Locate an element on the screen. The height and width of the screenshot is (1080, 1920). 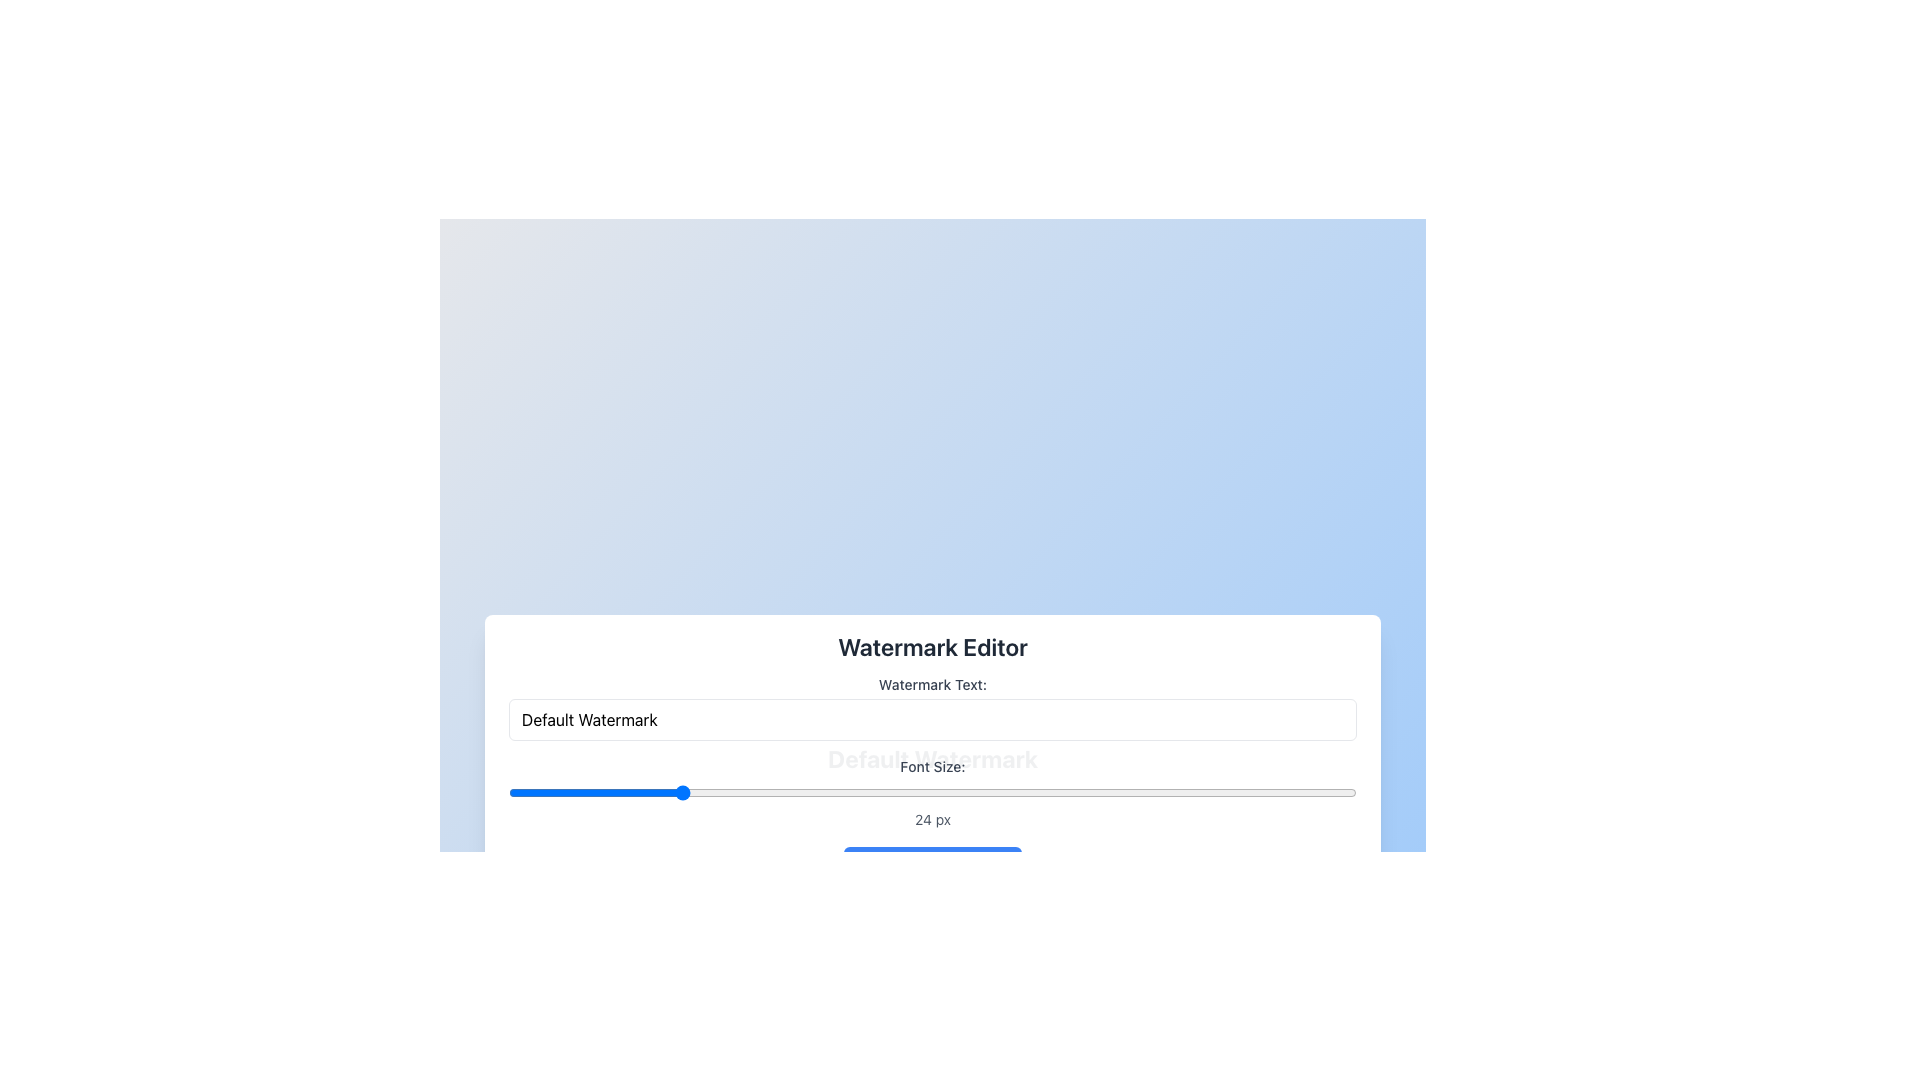
the Text Label that indicates the purpose of the watermark settings area, located at the top of the white card-like box containing the customization settings is located at coordinates (931, 647).